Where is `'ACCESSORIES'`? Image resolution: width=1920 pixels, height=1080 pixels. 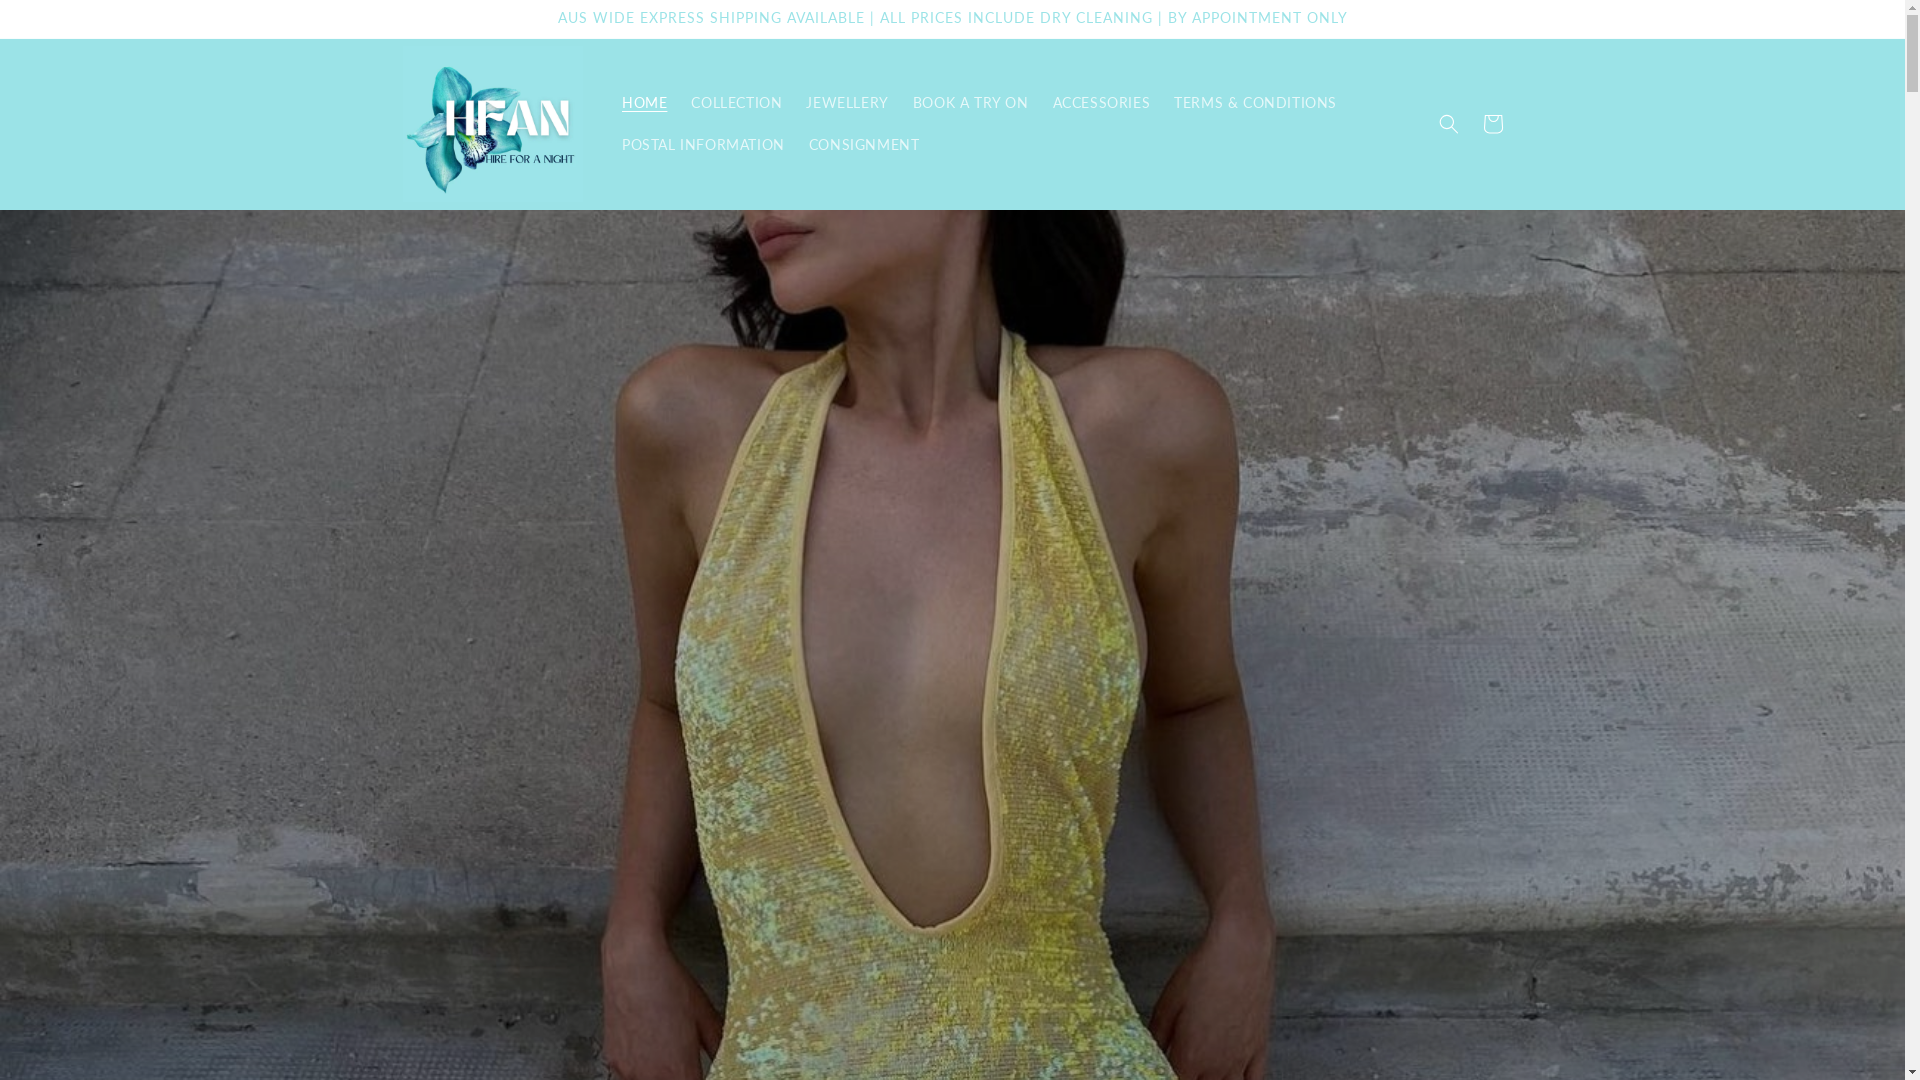 'ACCESSORIES' is located at coordinates (1101, 103).